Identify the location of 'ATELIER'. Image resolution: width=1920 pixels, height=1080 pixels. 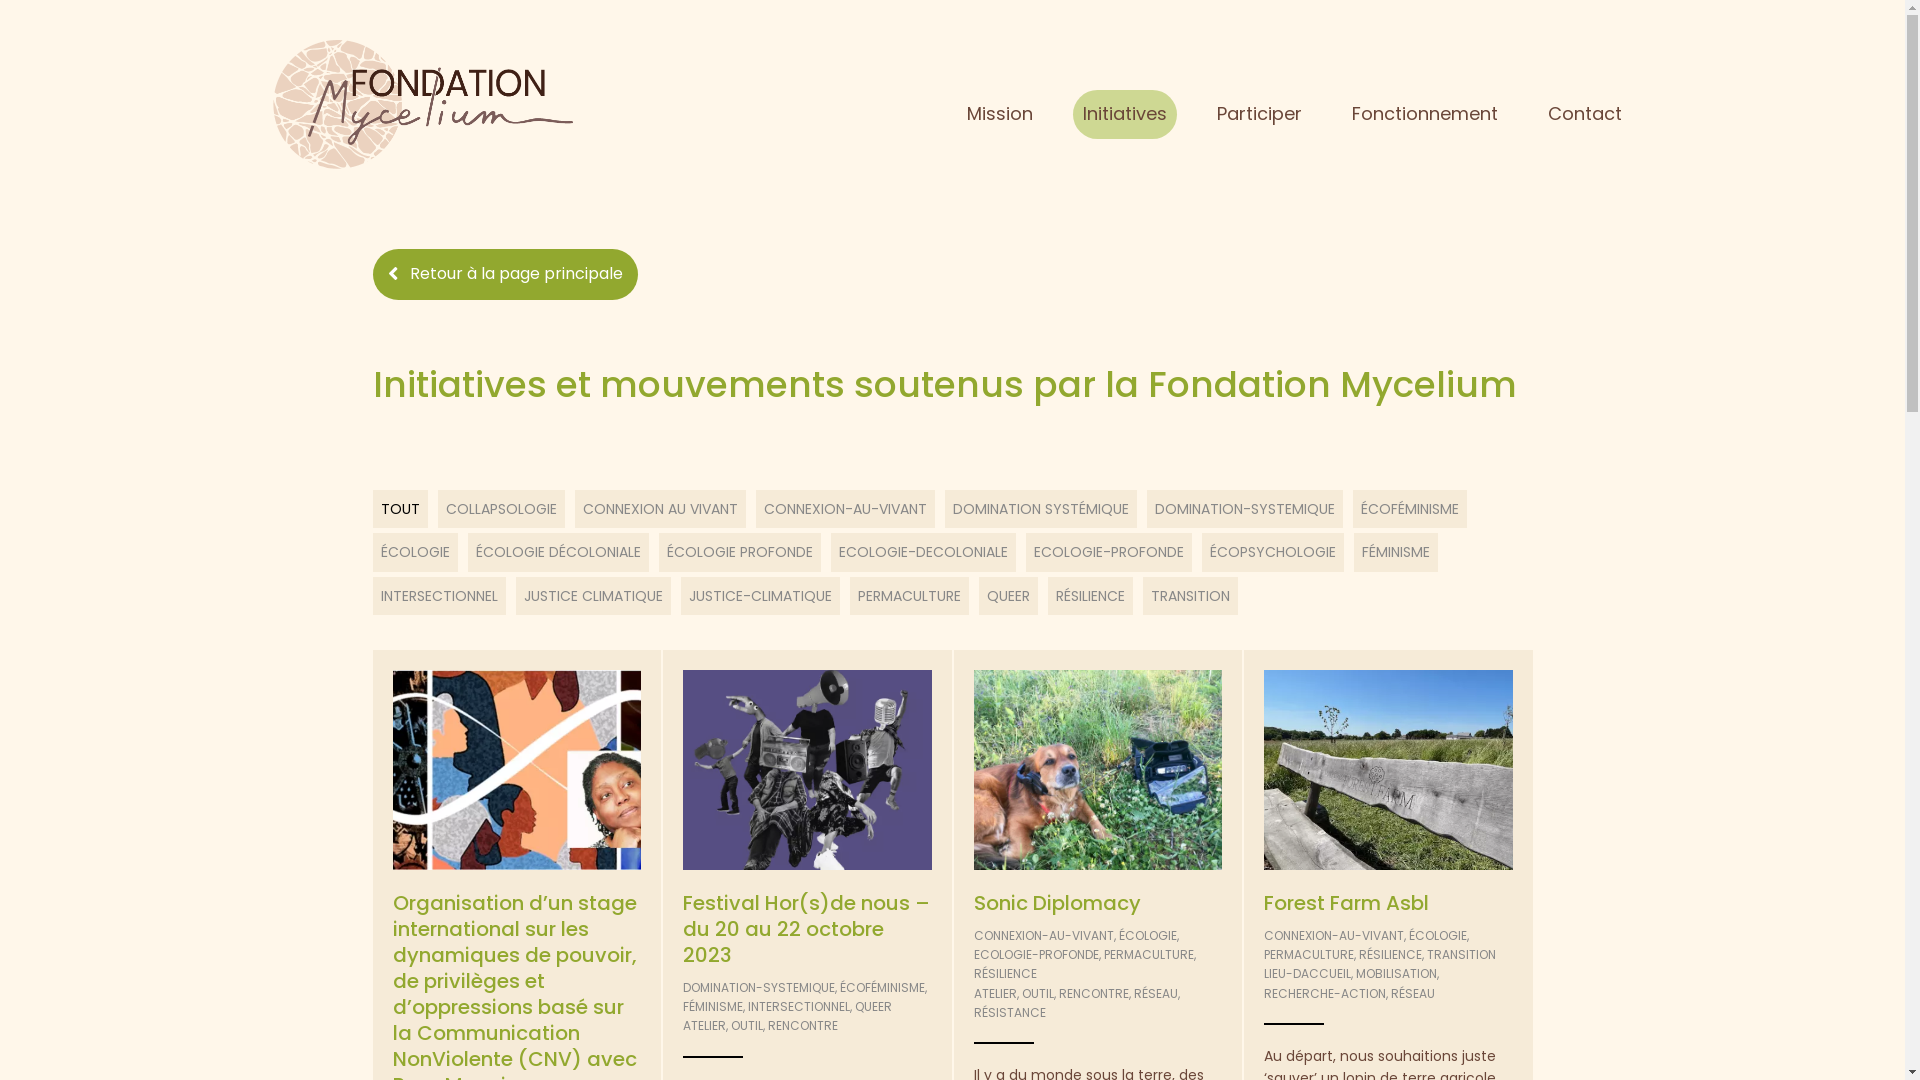
(995, 993).